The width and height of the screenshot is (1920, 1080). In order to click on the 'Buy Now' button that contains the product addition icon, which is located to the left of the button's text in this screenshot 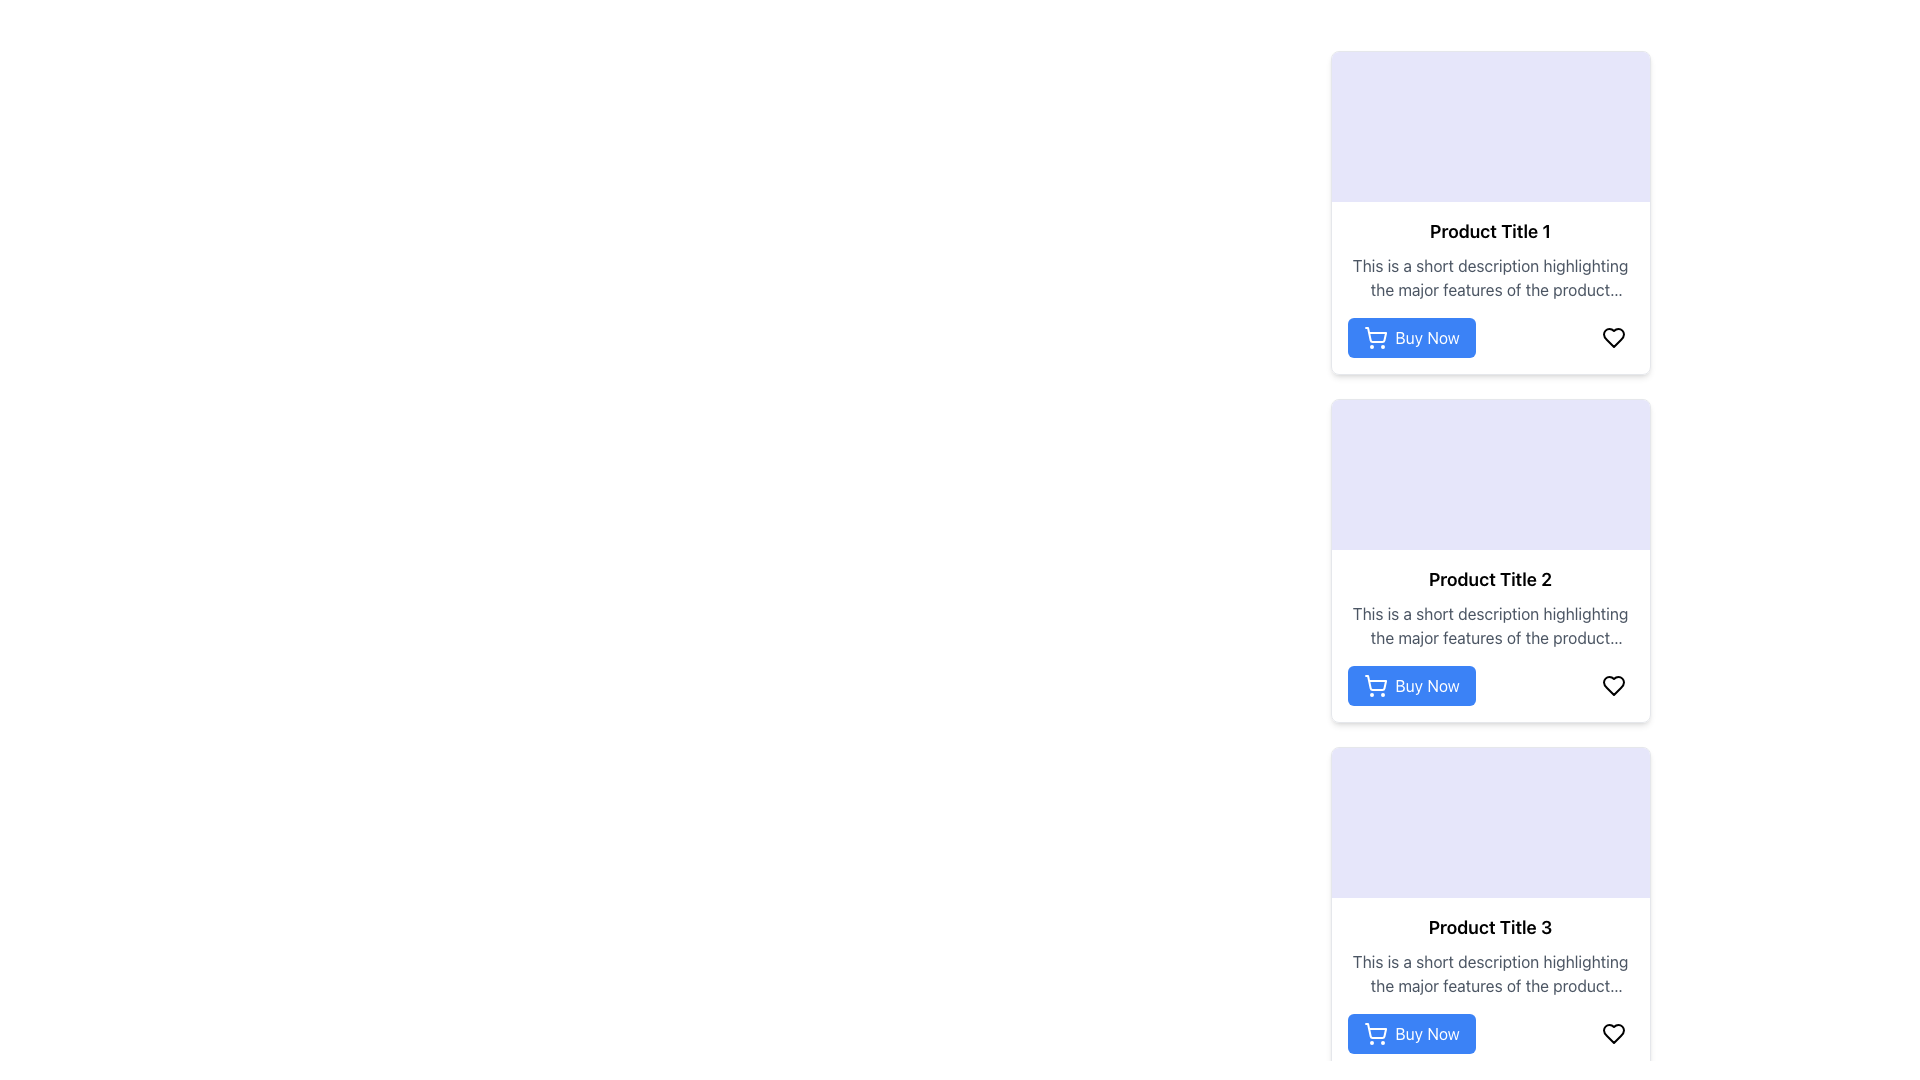, I will do `click(1374, 337)`.